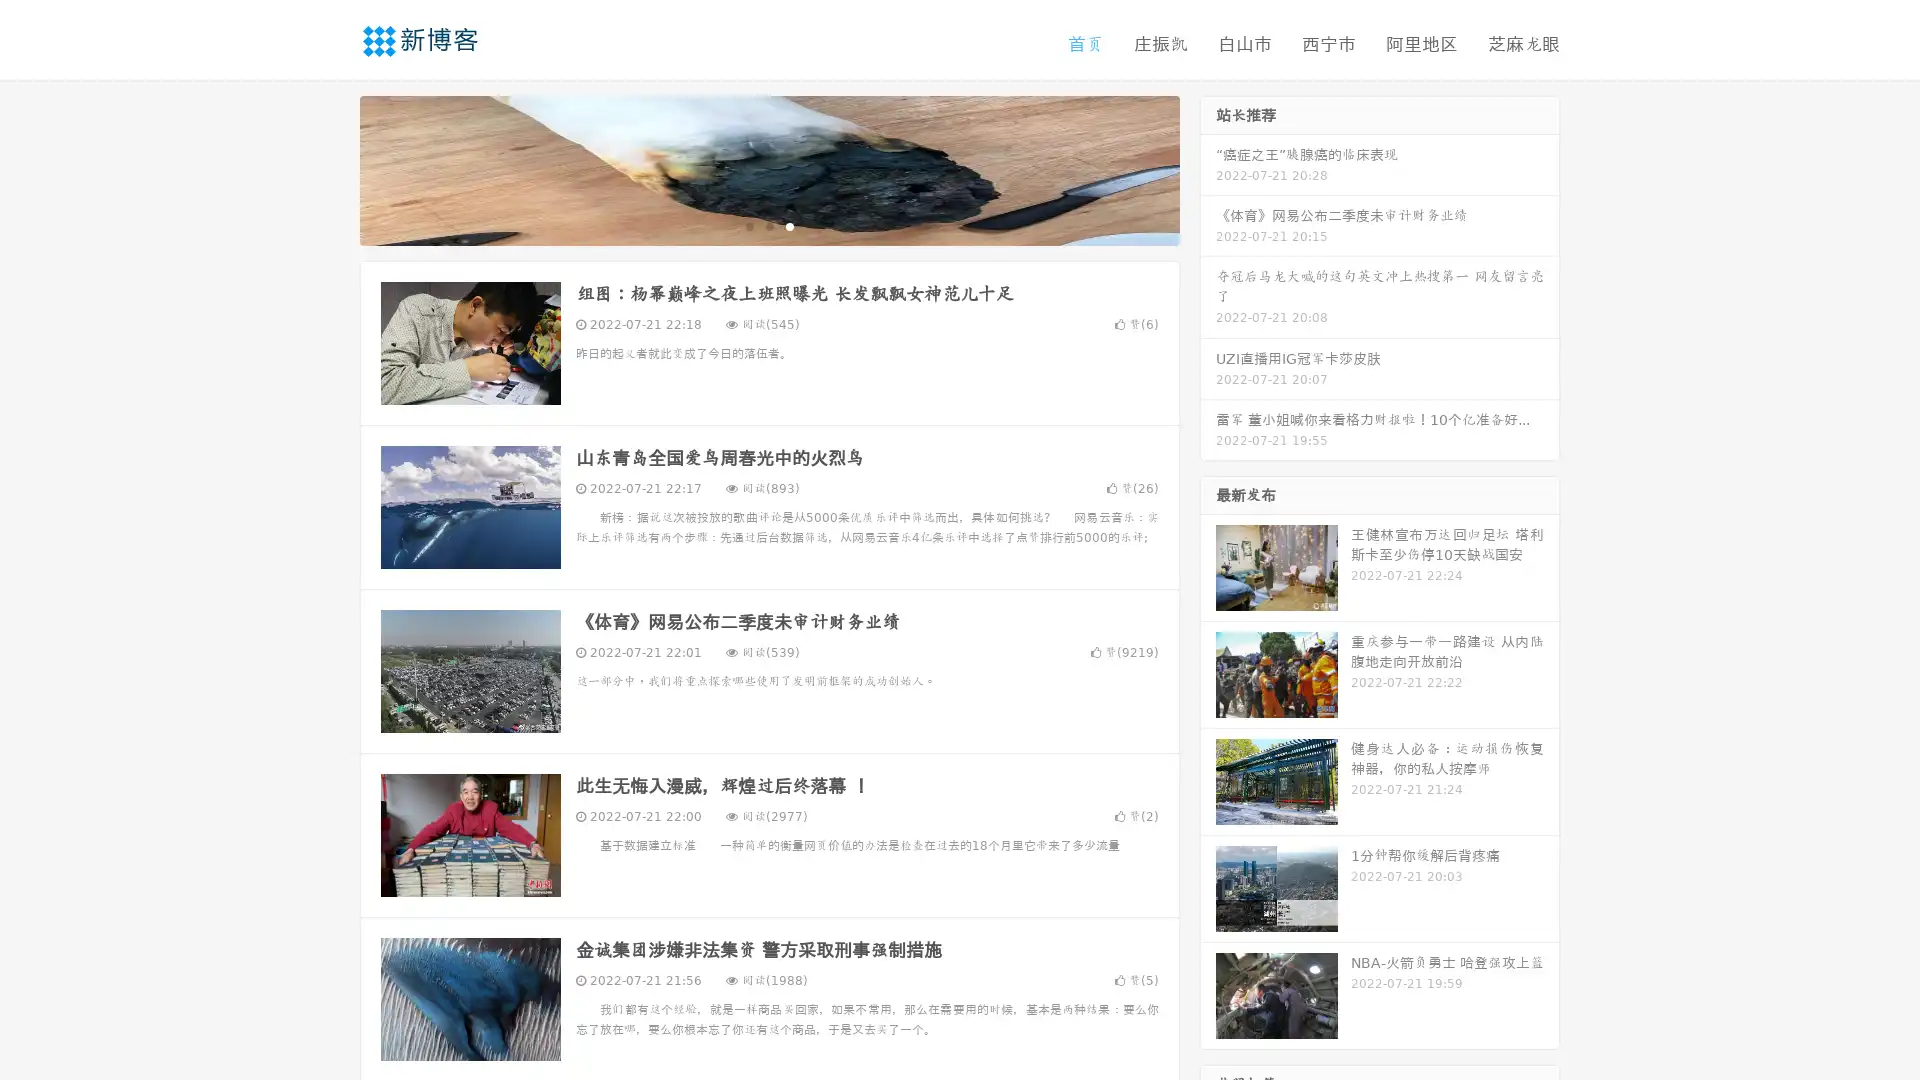  Describe the element at coordinates (748, 225) in the screenshot. I see `Go to slide 1` at that location.